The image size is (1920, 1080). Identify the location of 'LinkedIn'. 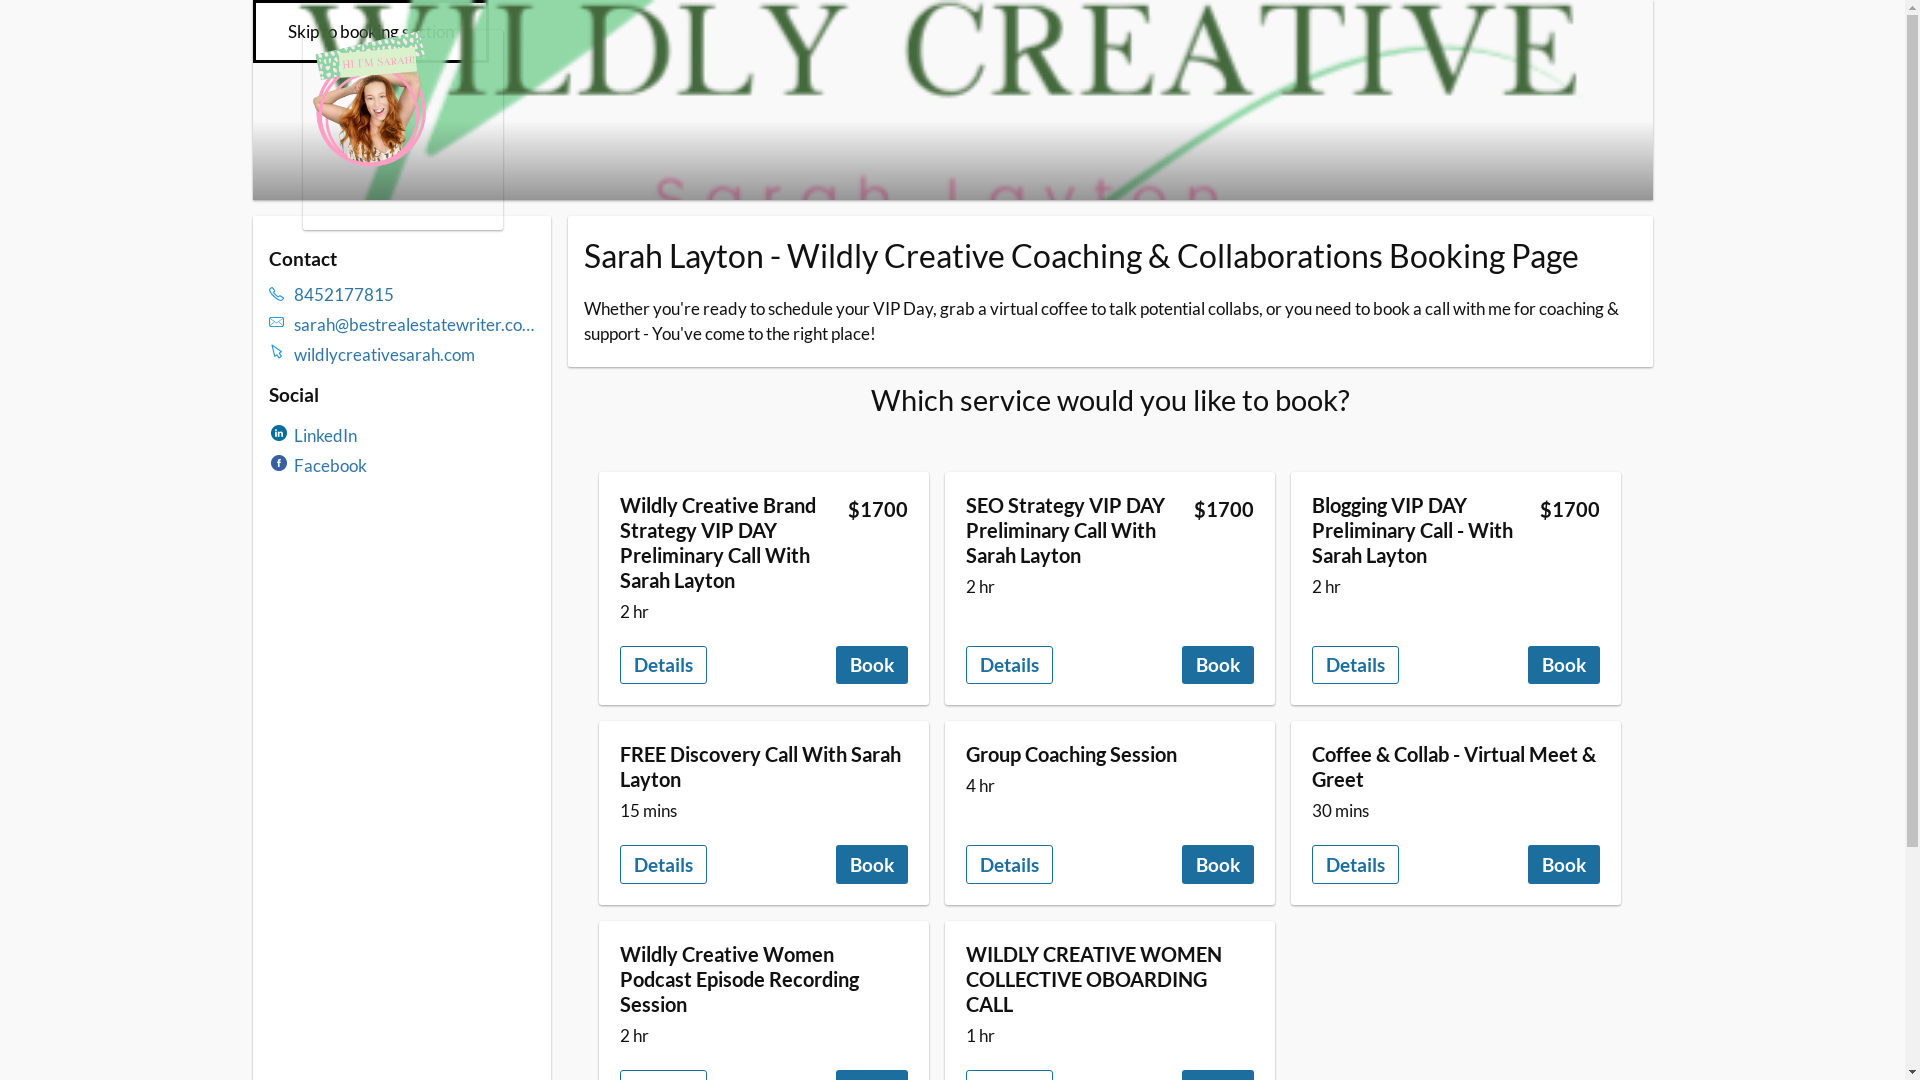
(325, 434).